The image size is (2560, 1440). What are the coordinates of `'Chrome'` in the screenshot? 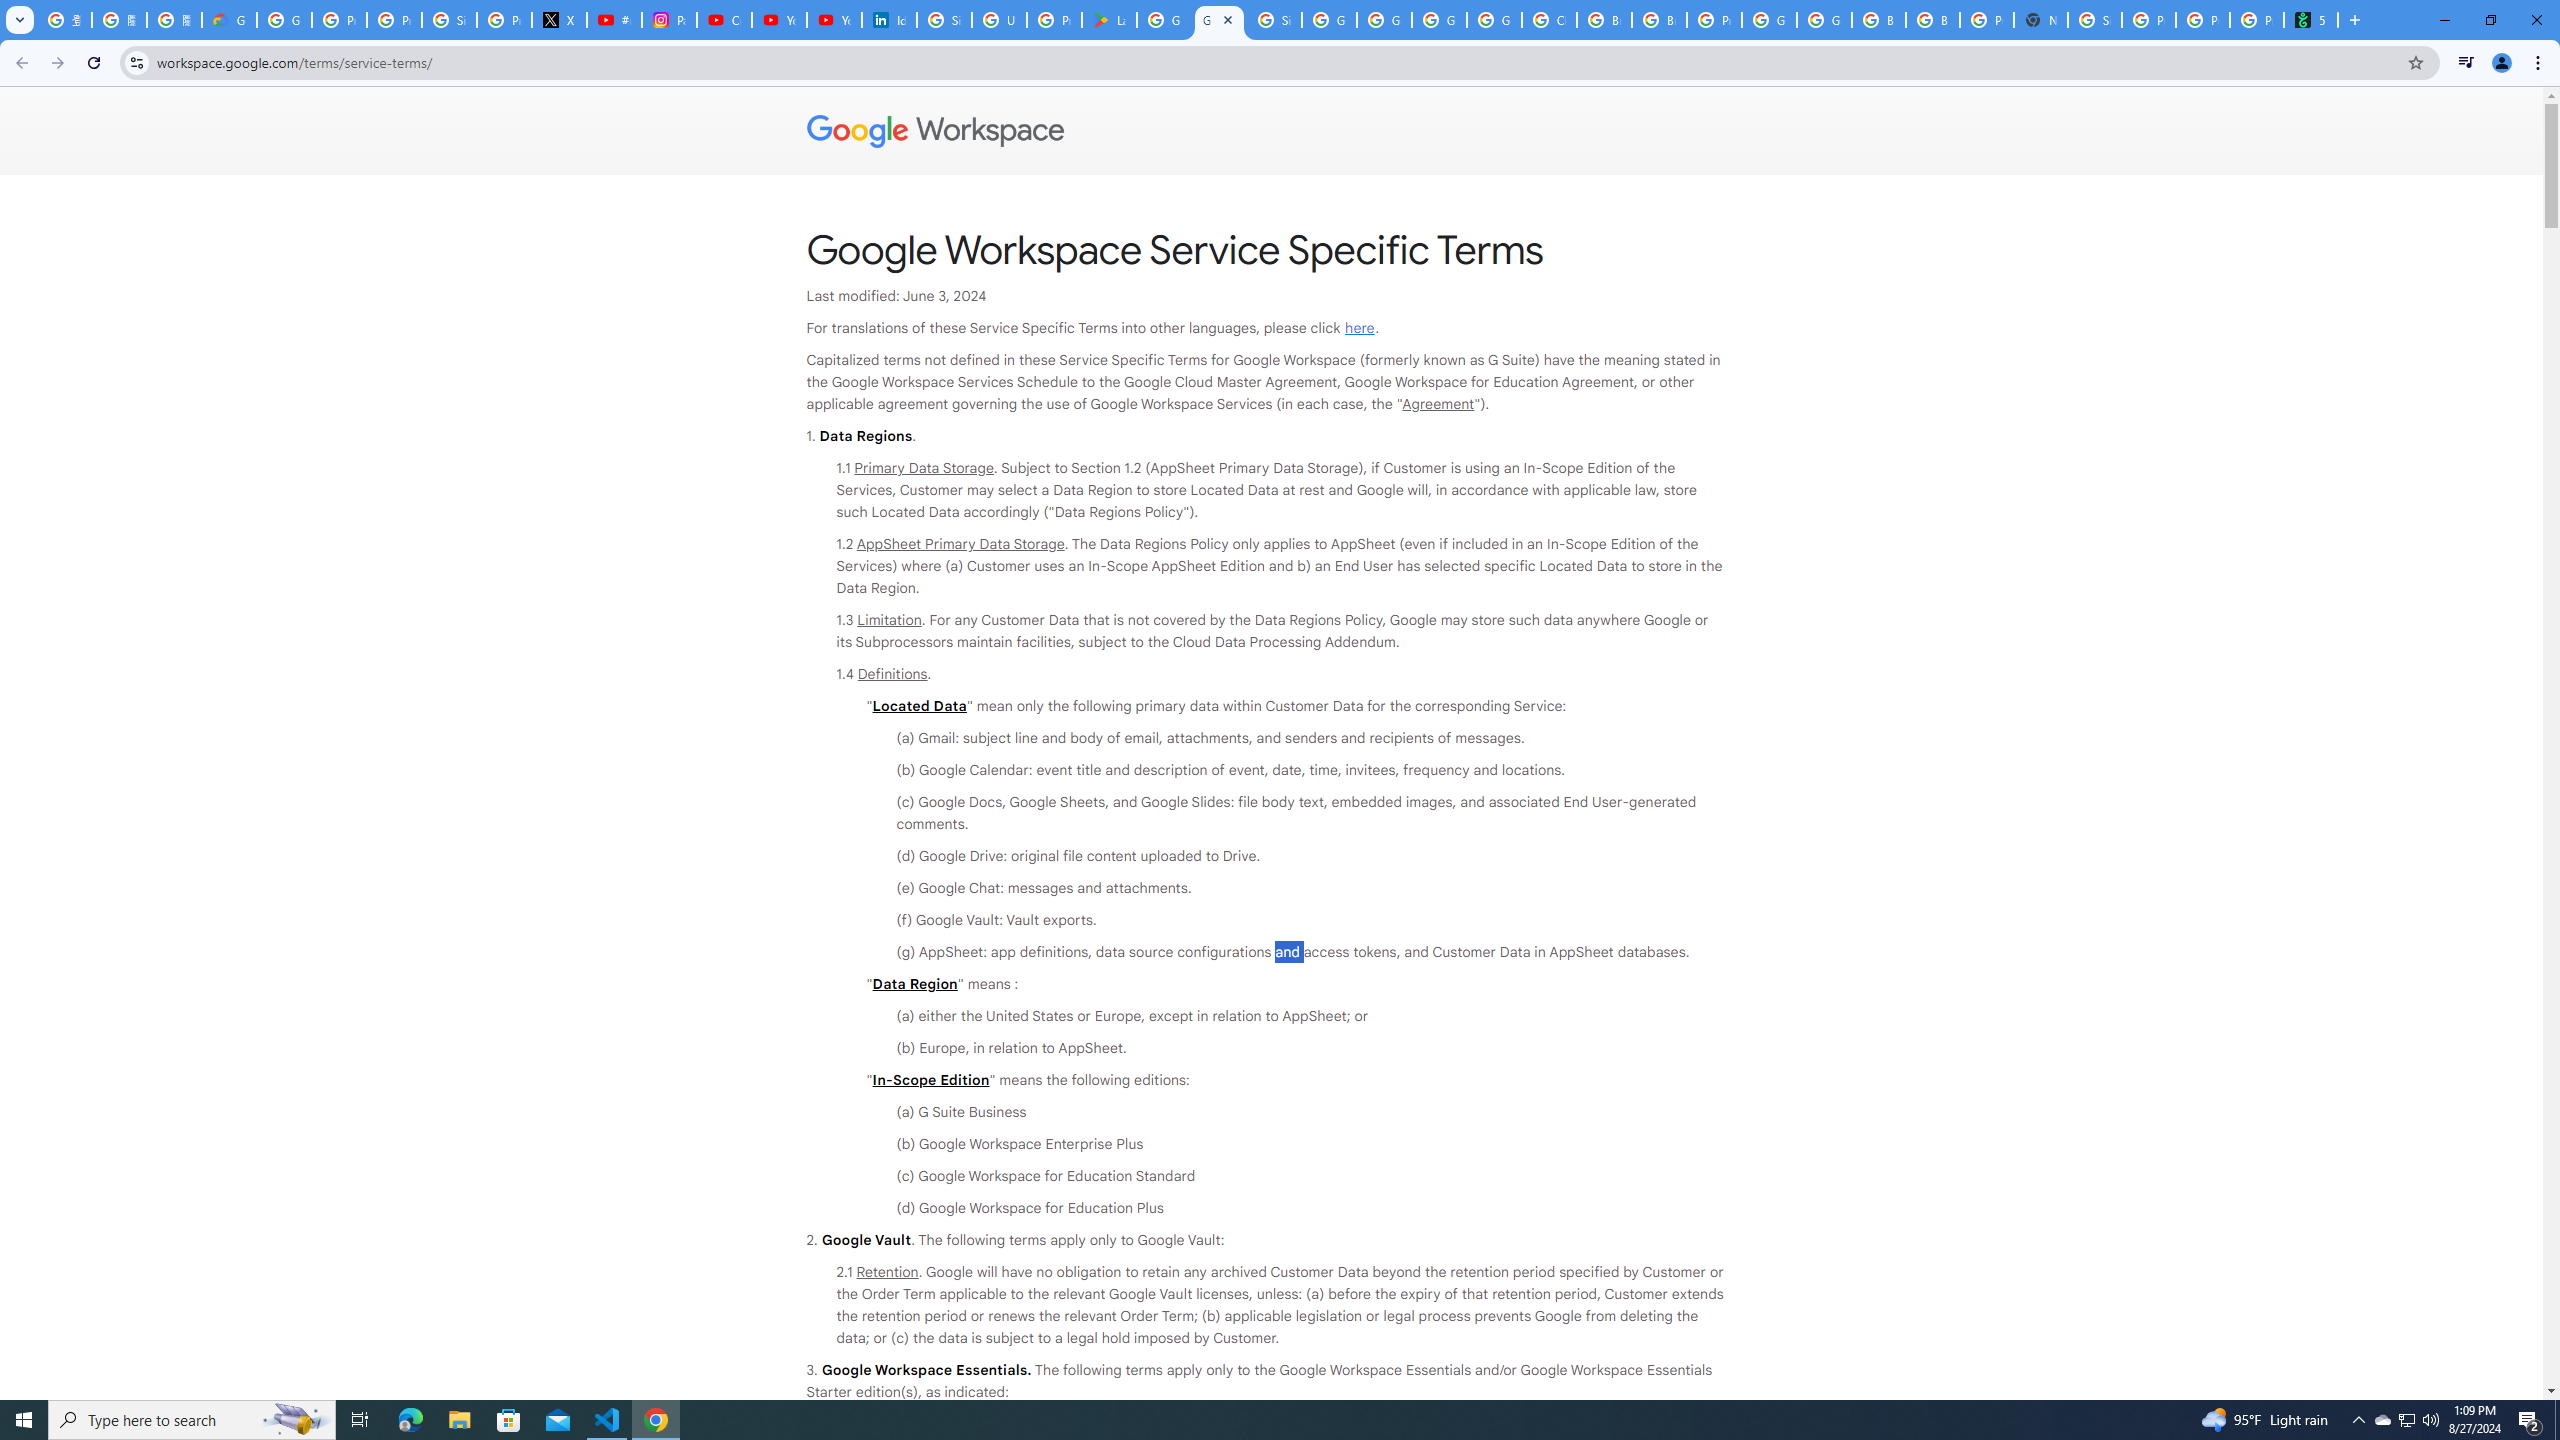 It's located at (2539, 62).